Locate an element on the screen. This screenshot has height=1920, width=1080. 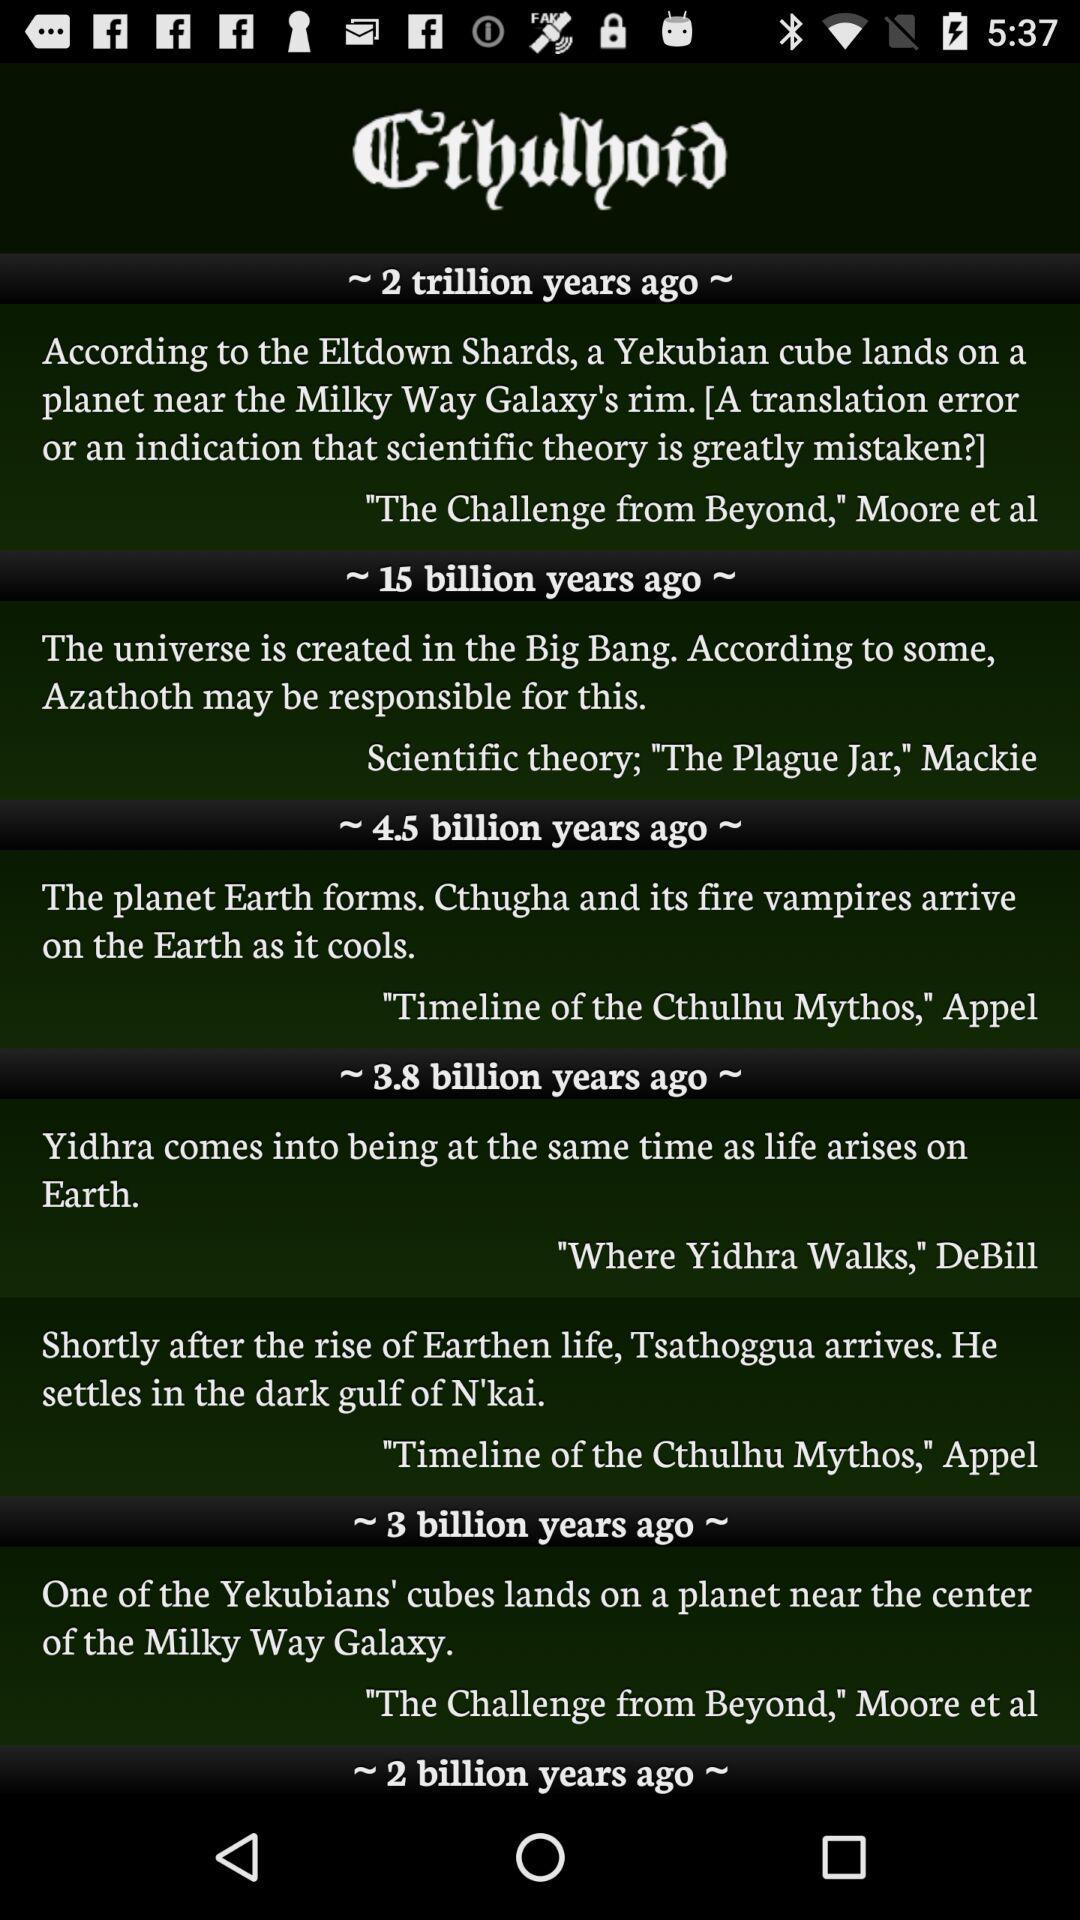
item above timeline of the icon is located at coordinates (540, 1365).